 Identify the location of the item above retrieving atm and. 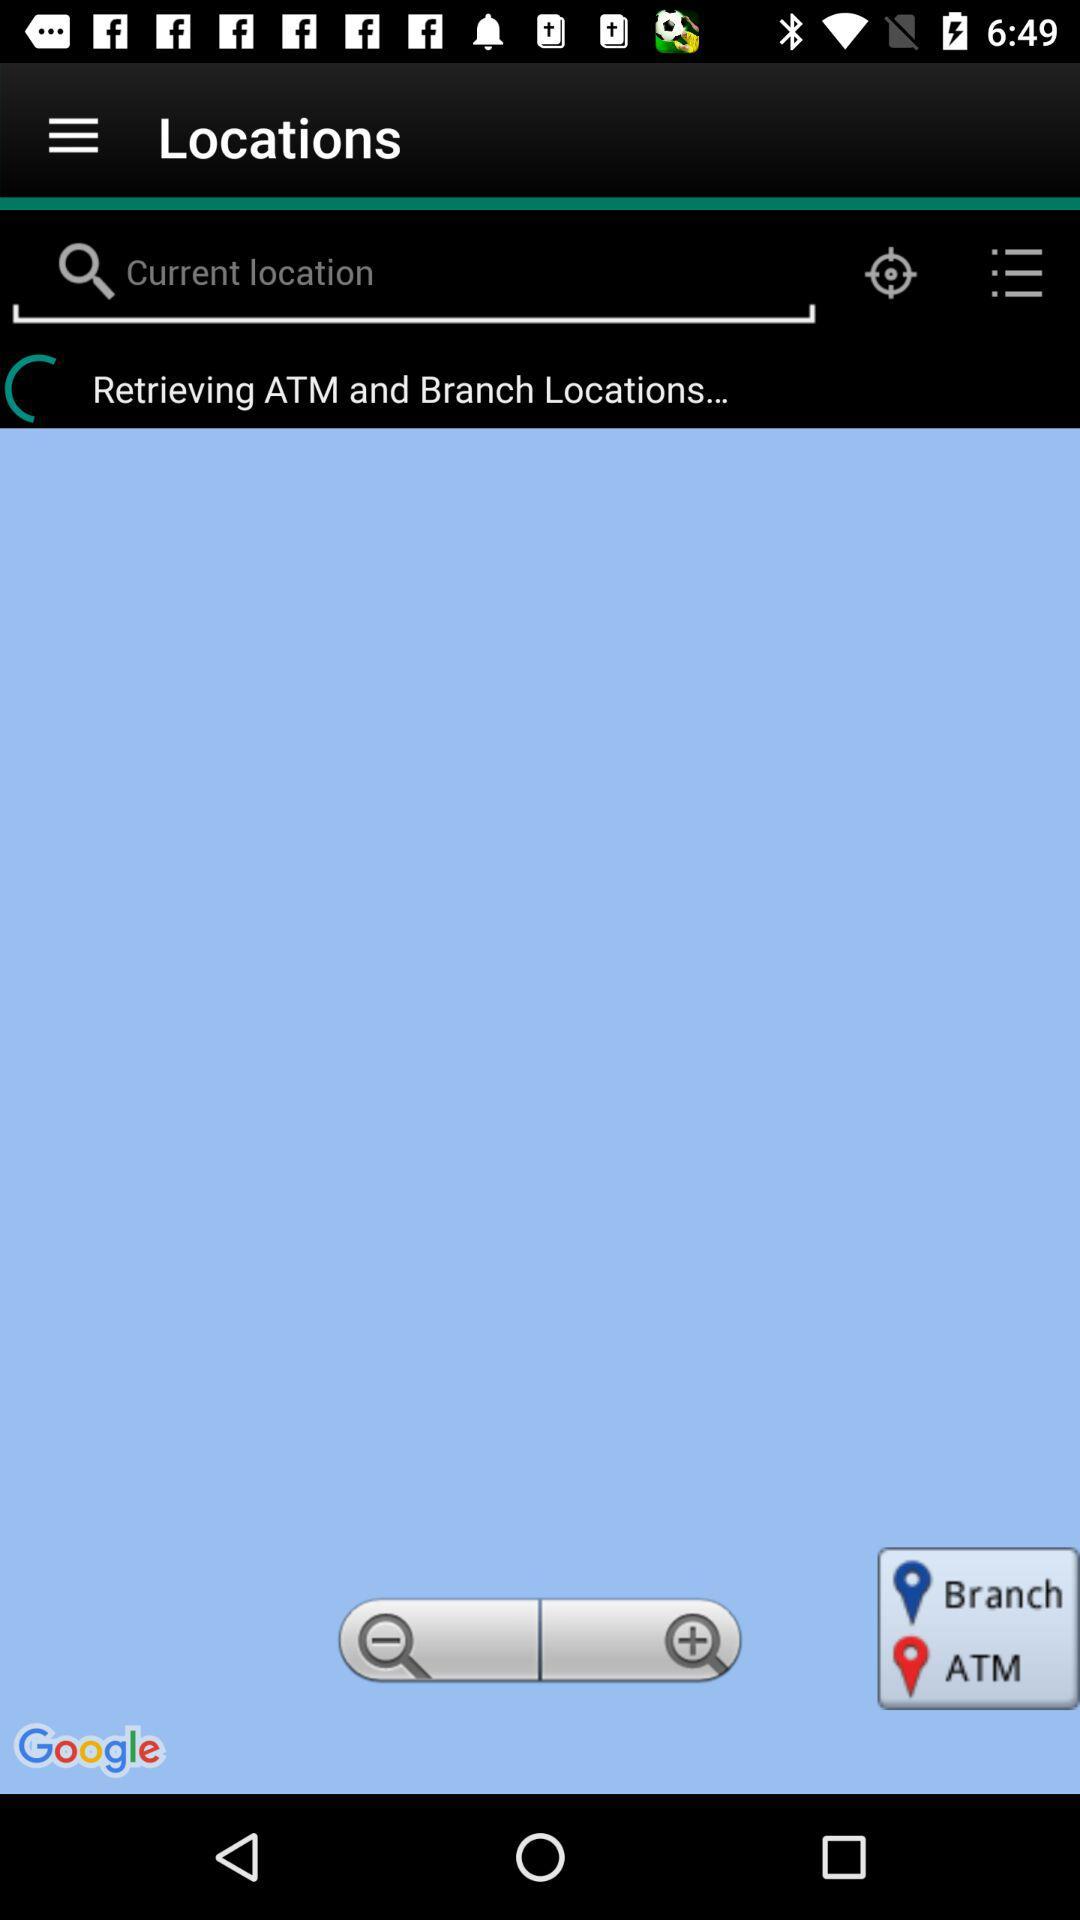
(1017, 272).